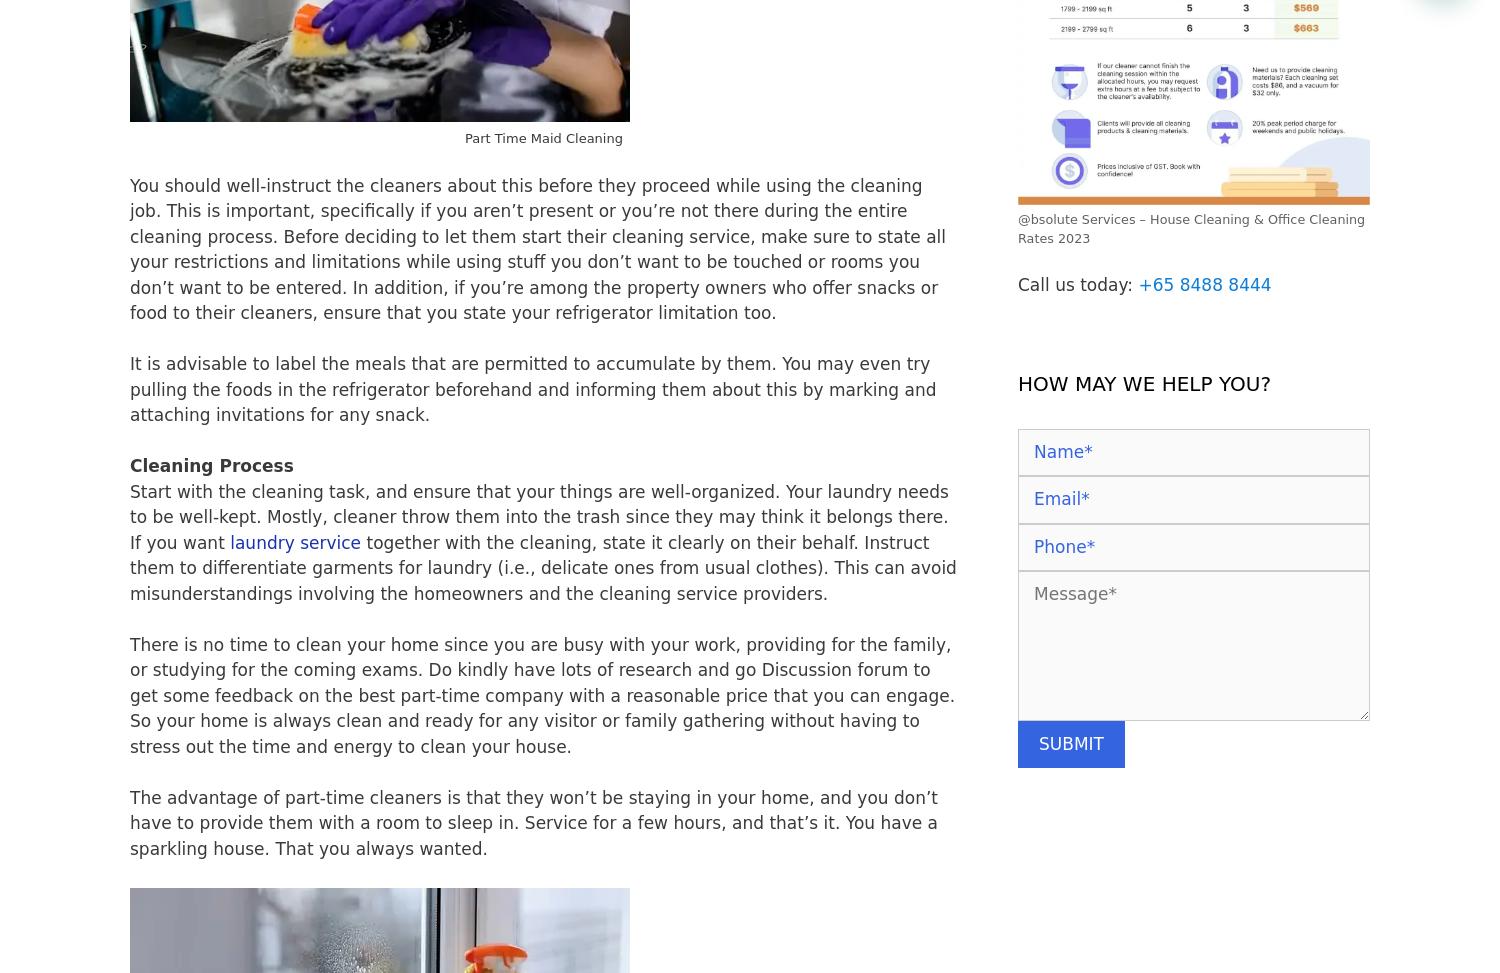 This screenshot has width=1500, height=973. I want to click on 'Start with the cleaning task, and ensure that your things are well-organized. Your laundry needs to be well-kept. Mostly, cleaner throw them into the trash since they may think it belongs there. If you want', so click(538, 515).